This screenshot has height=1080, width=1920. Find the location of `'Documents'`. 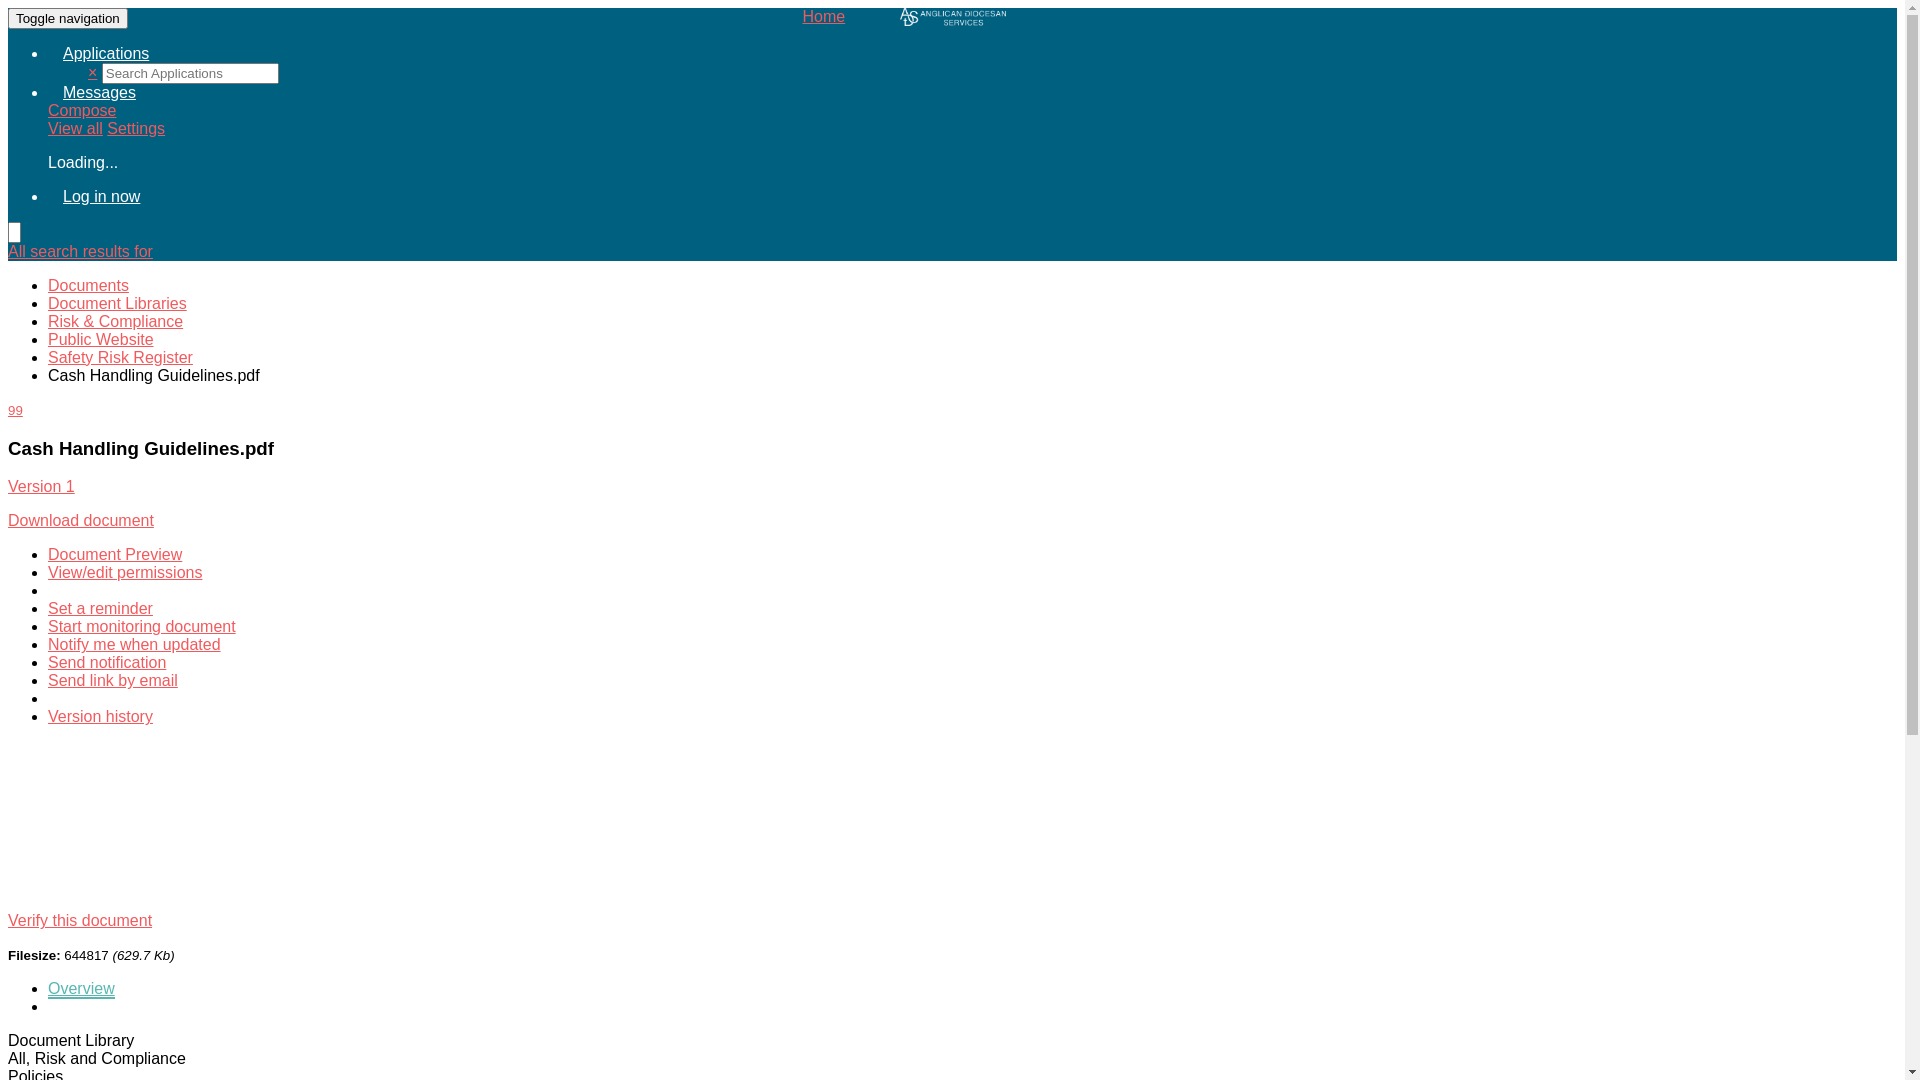

'Documents' is located at coordinates (87, 285).